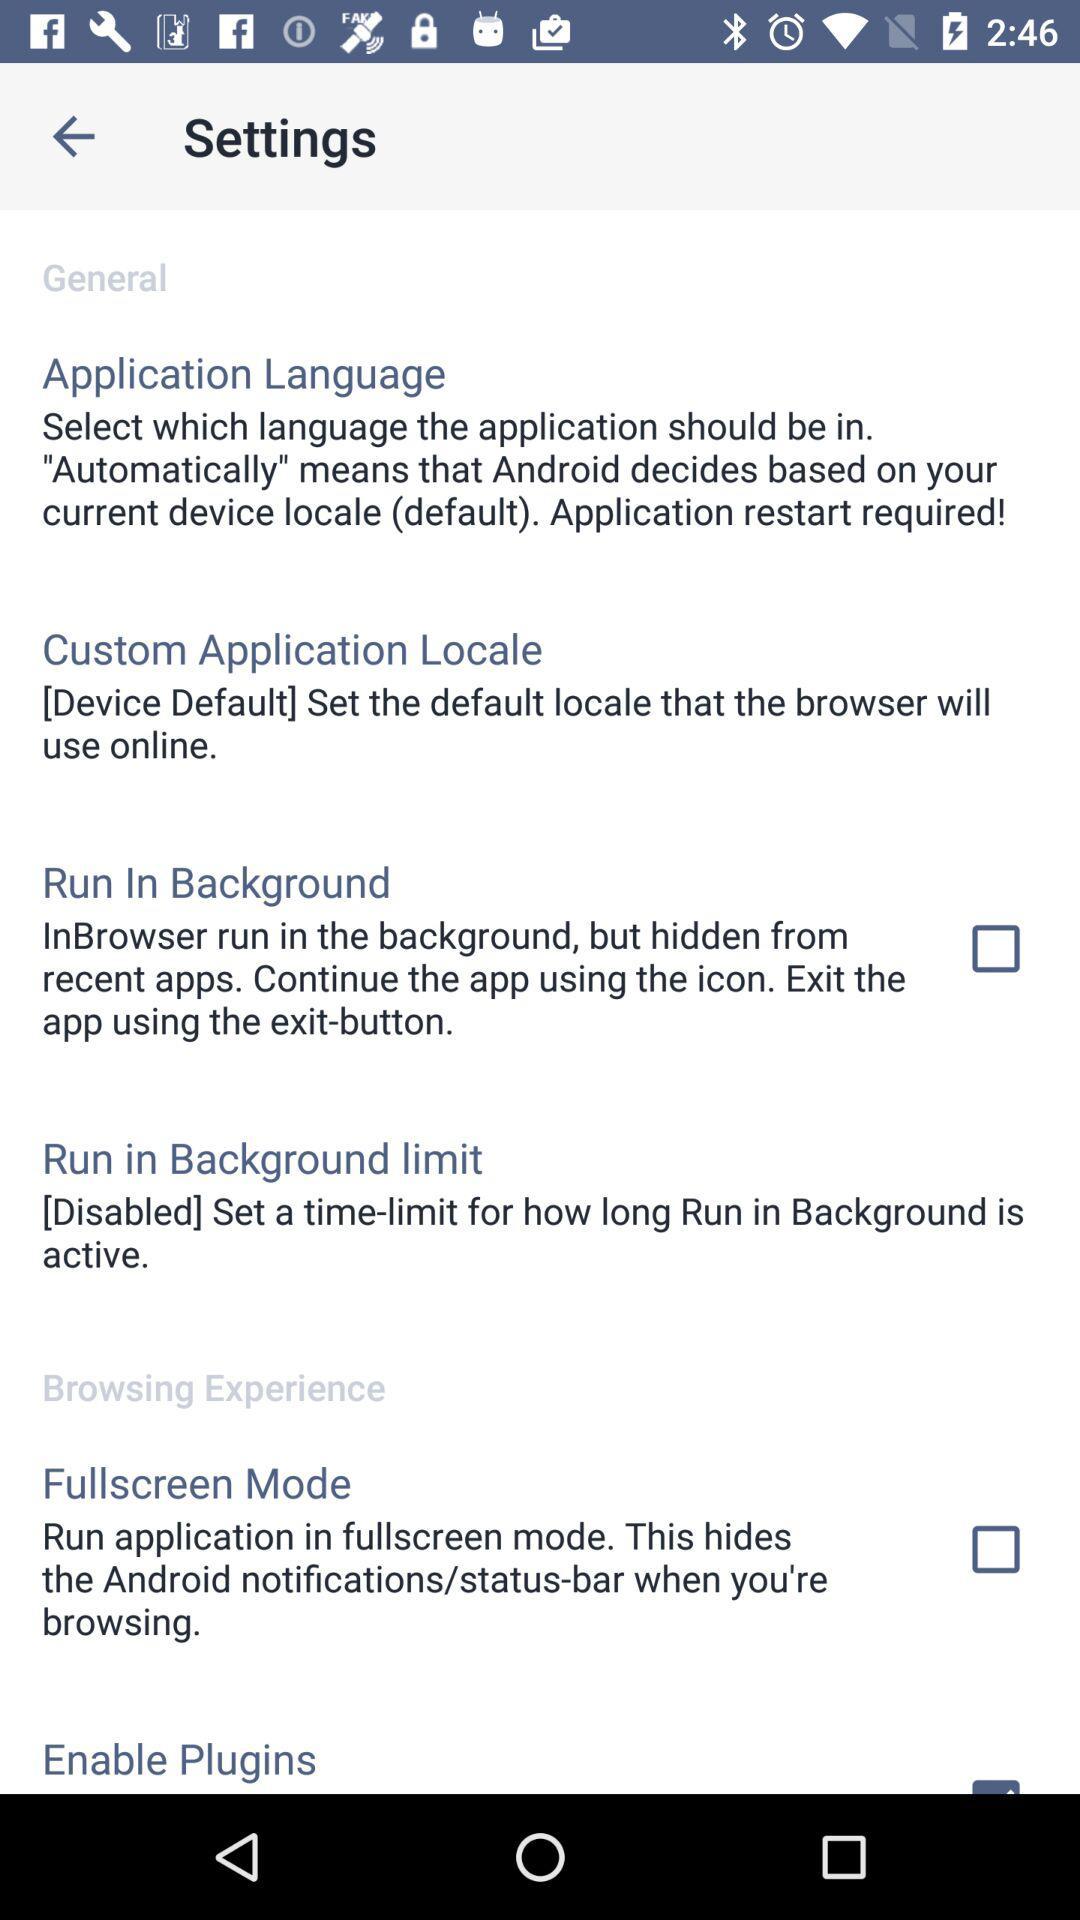 This screenshot has height=1920, width=1080. I want to click on previous, so click(72, 135).